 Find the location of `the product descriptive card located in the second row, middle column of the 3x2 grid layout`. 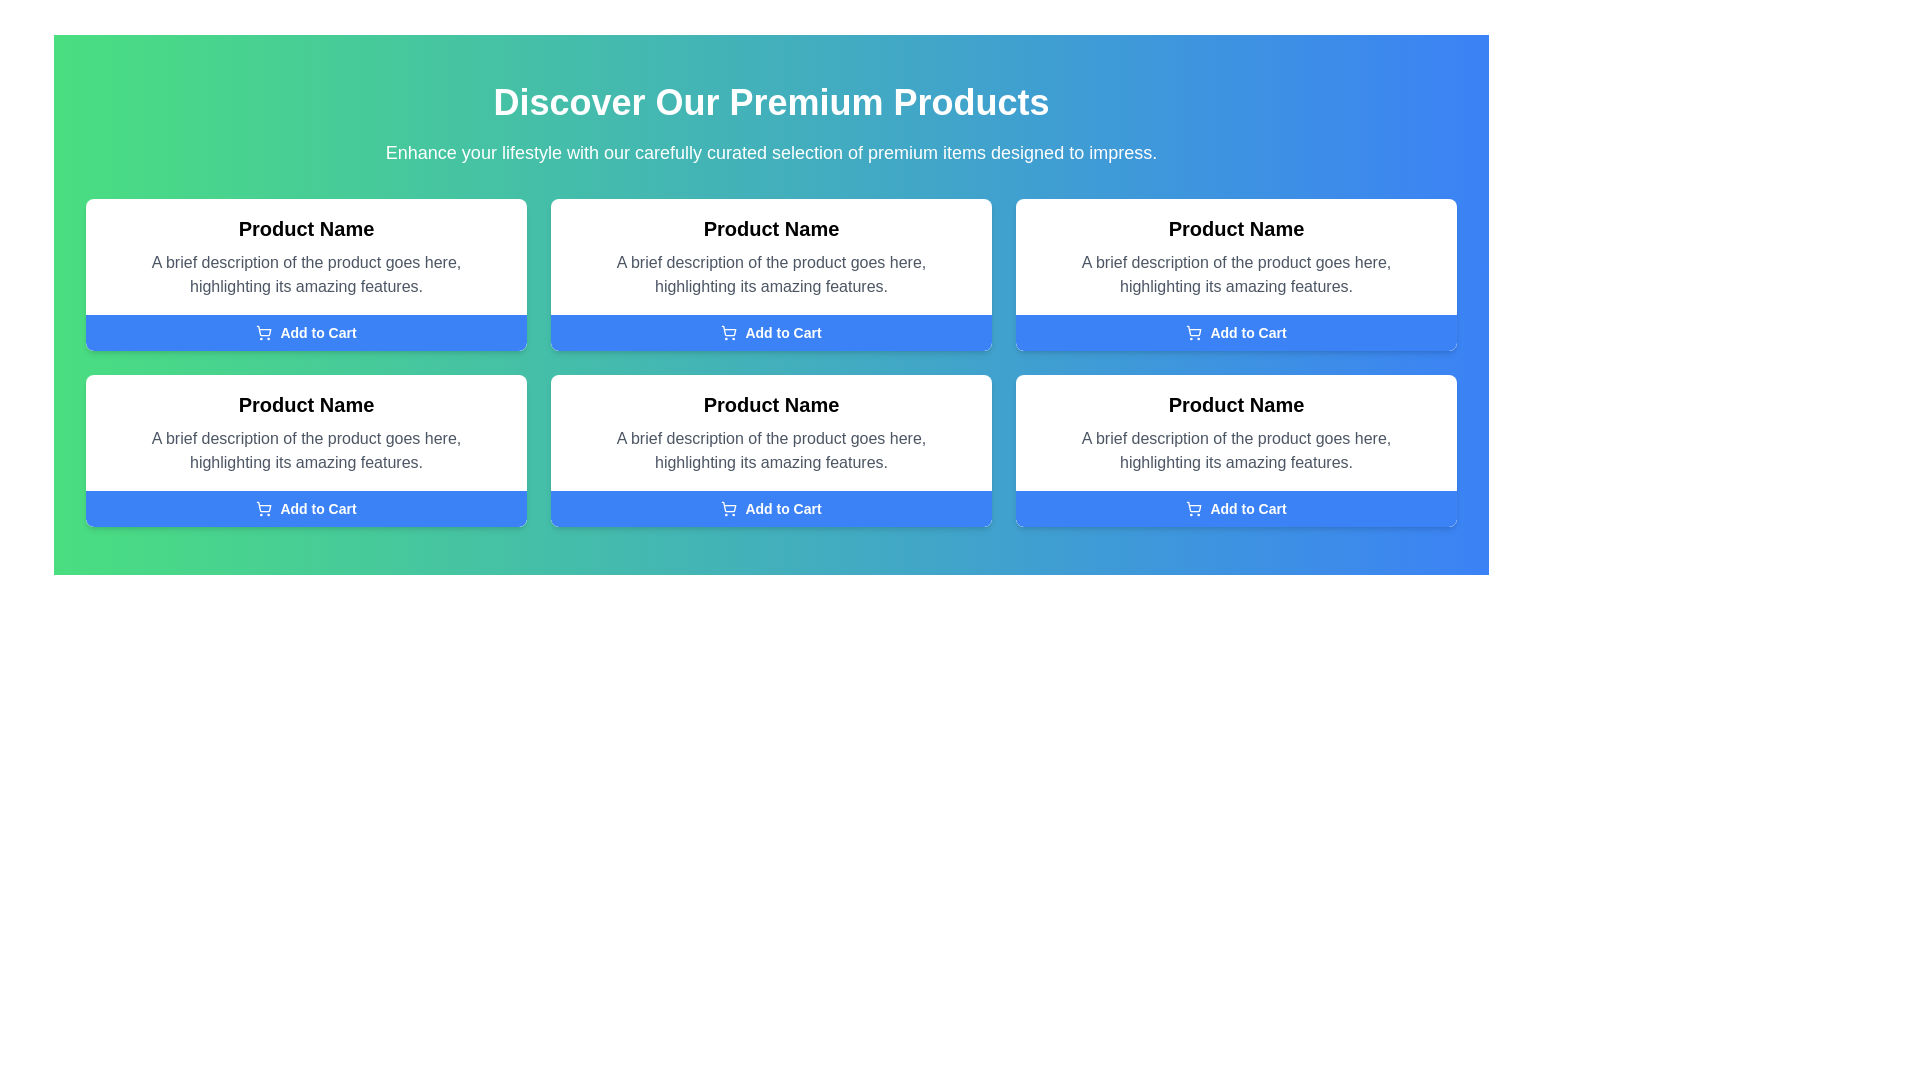

the product descriptive card located in the second row, middle column of the 3x2 grid layout is located at coordinates (770, 431).